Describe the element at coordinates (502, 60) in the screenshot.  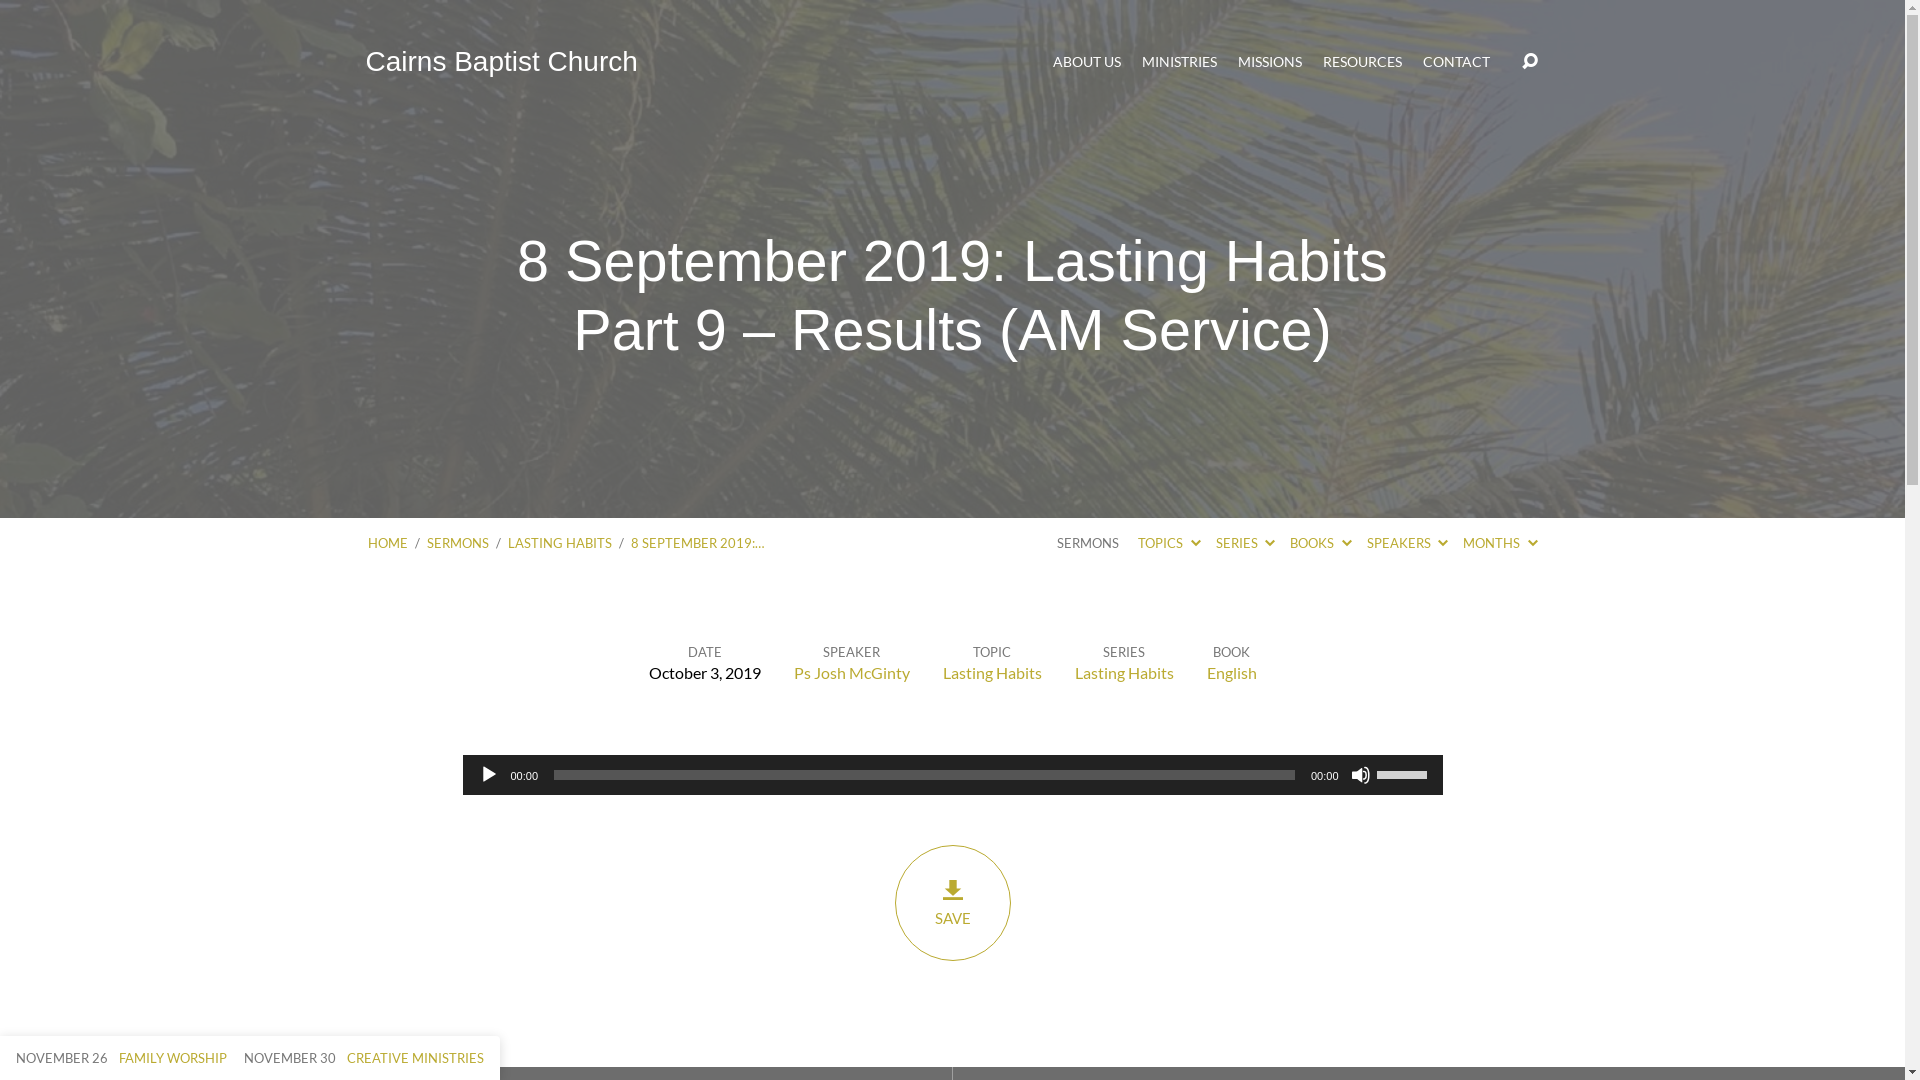
I see `'Cairns Baptist Church'` at that location.